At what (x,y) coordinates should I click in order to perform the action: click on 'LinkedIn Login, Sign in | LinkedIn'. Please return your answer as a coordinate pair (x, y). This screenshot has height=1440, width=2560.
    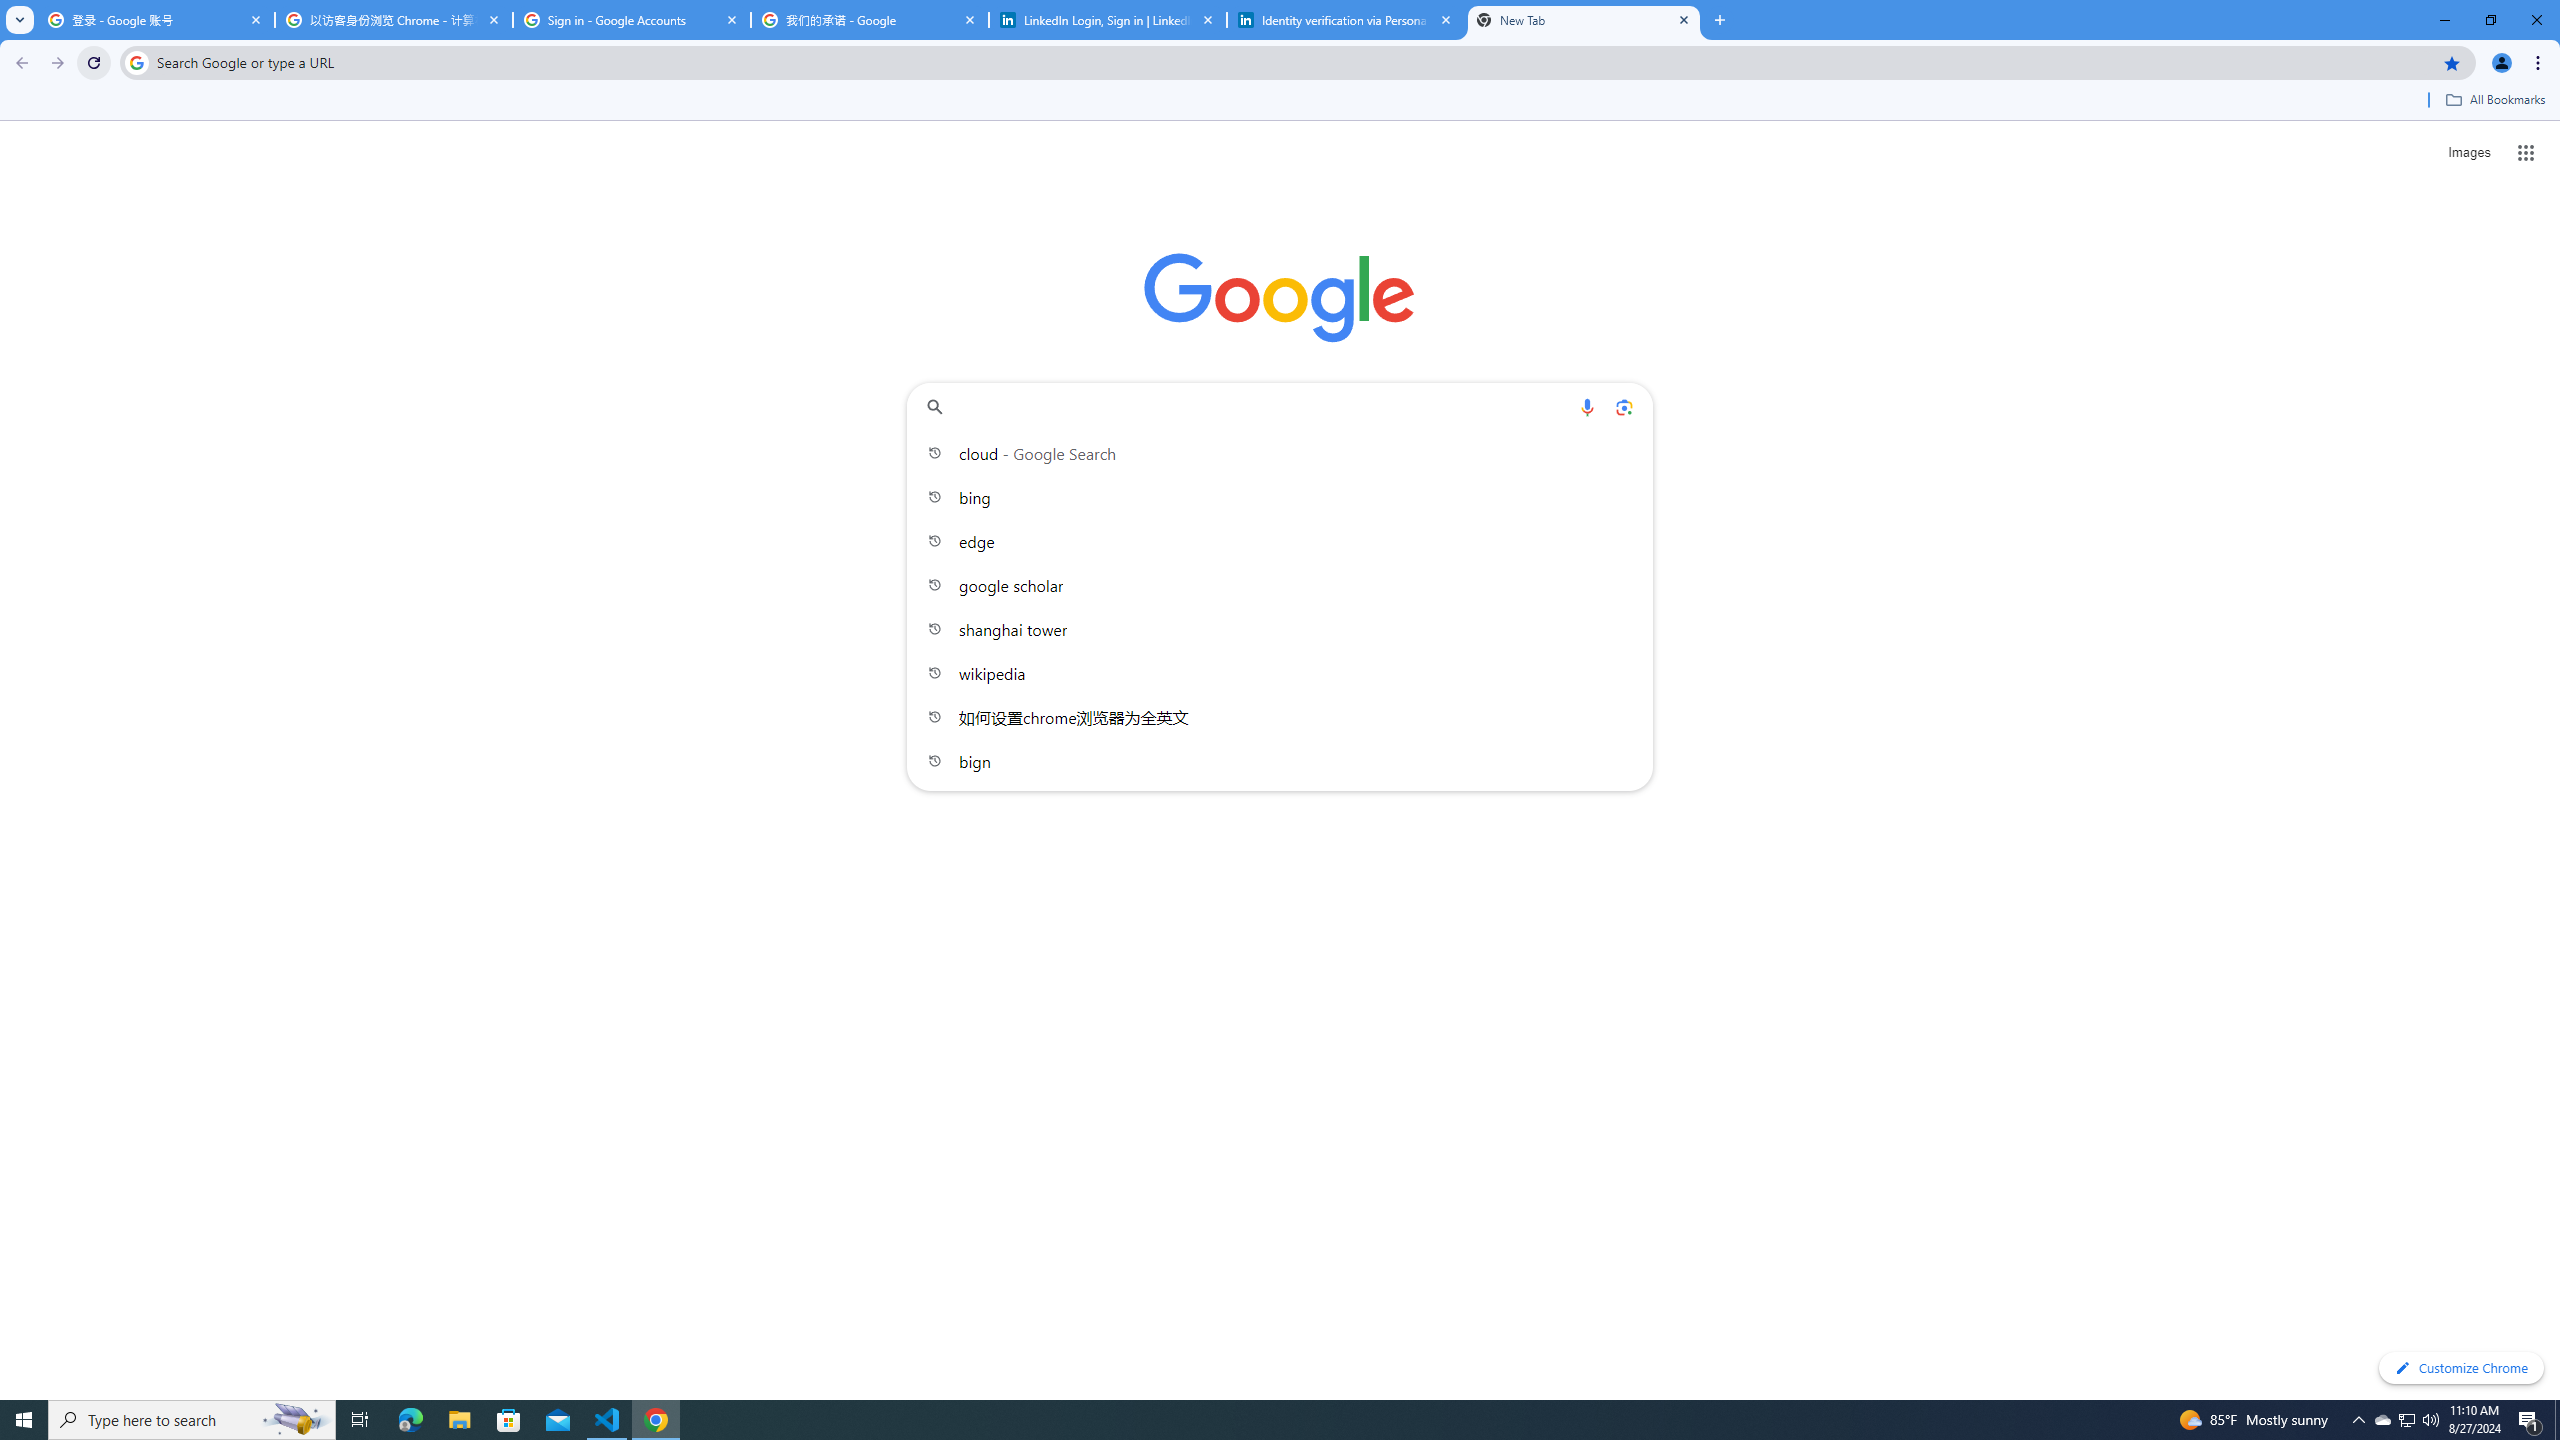
    Looking at the image, I should click on (1108, 19).